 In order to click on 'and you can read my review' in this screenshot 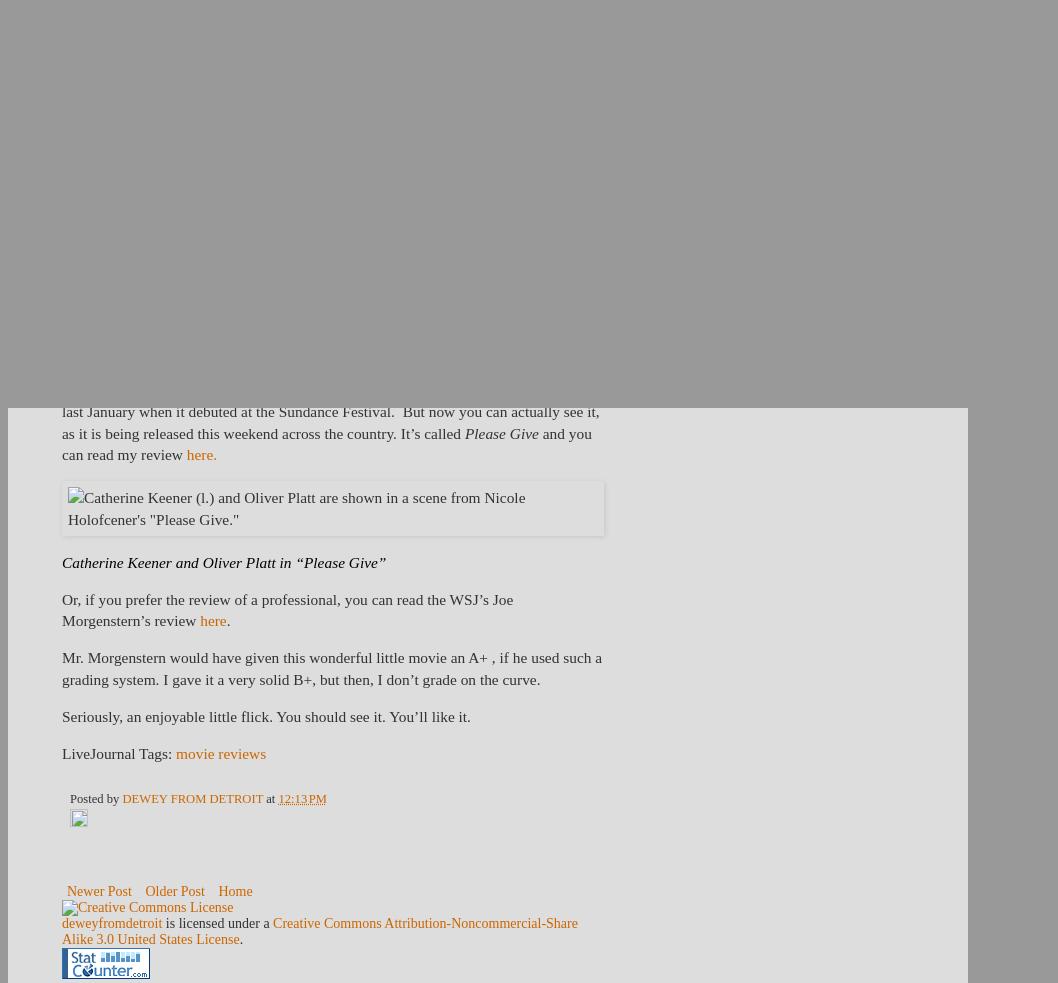, I will do `click(325, 442)`.